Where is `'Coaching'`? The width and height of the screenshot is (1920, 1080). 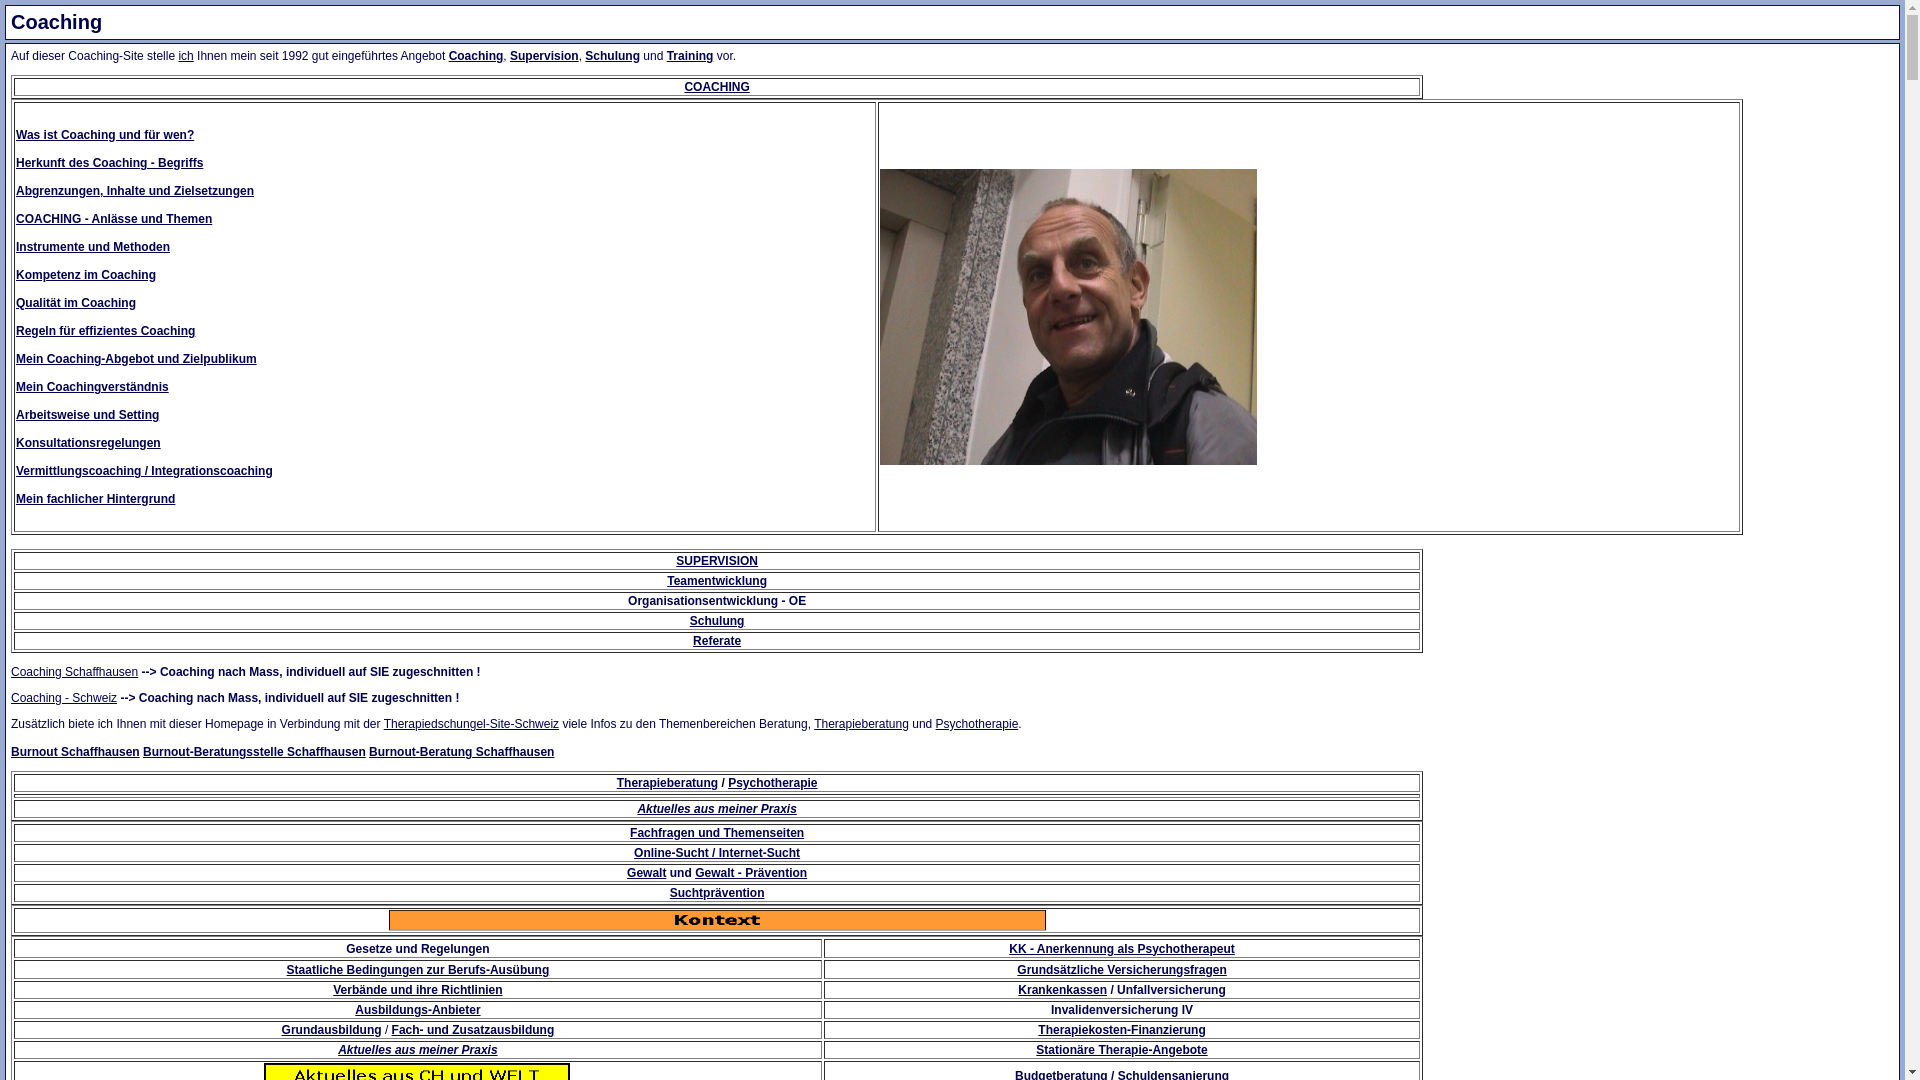 'Coaching' is located at coordinates (475, 55).